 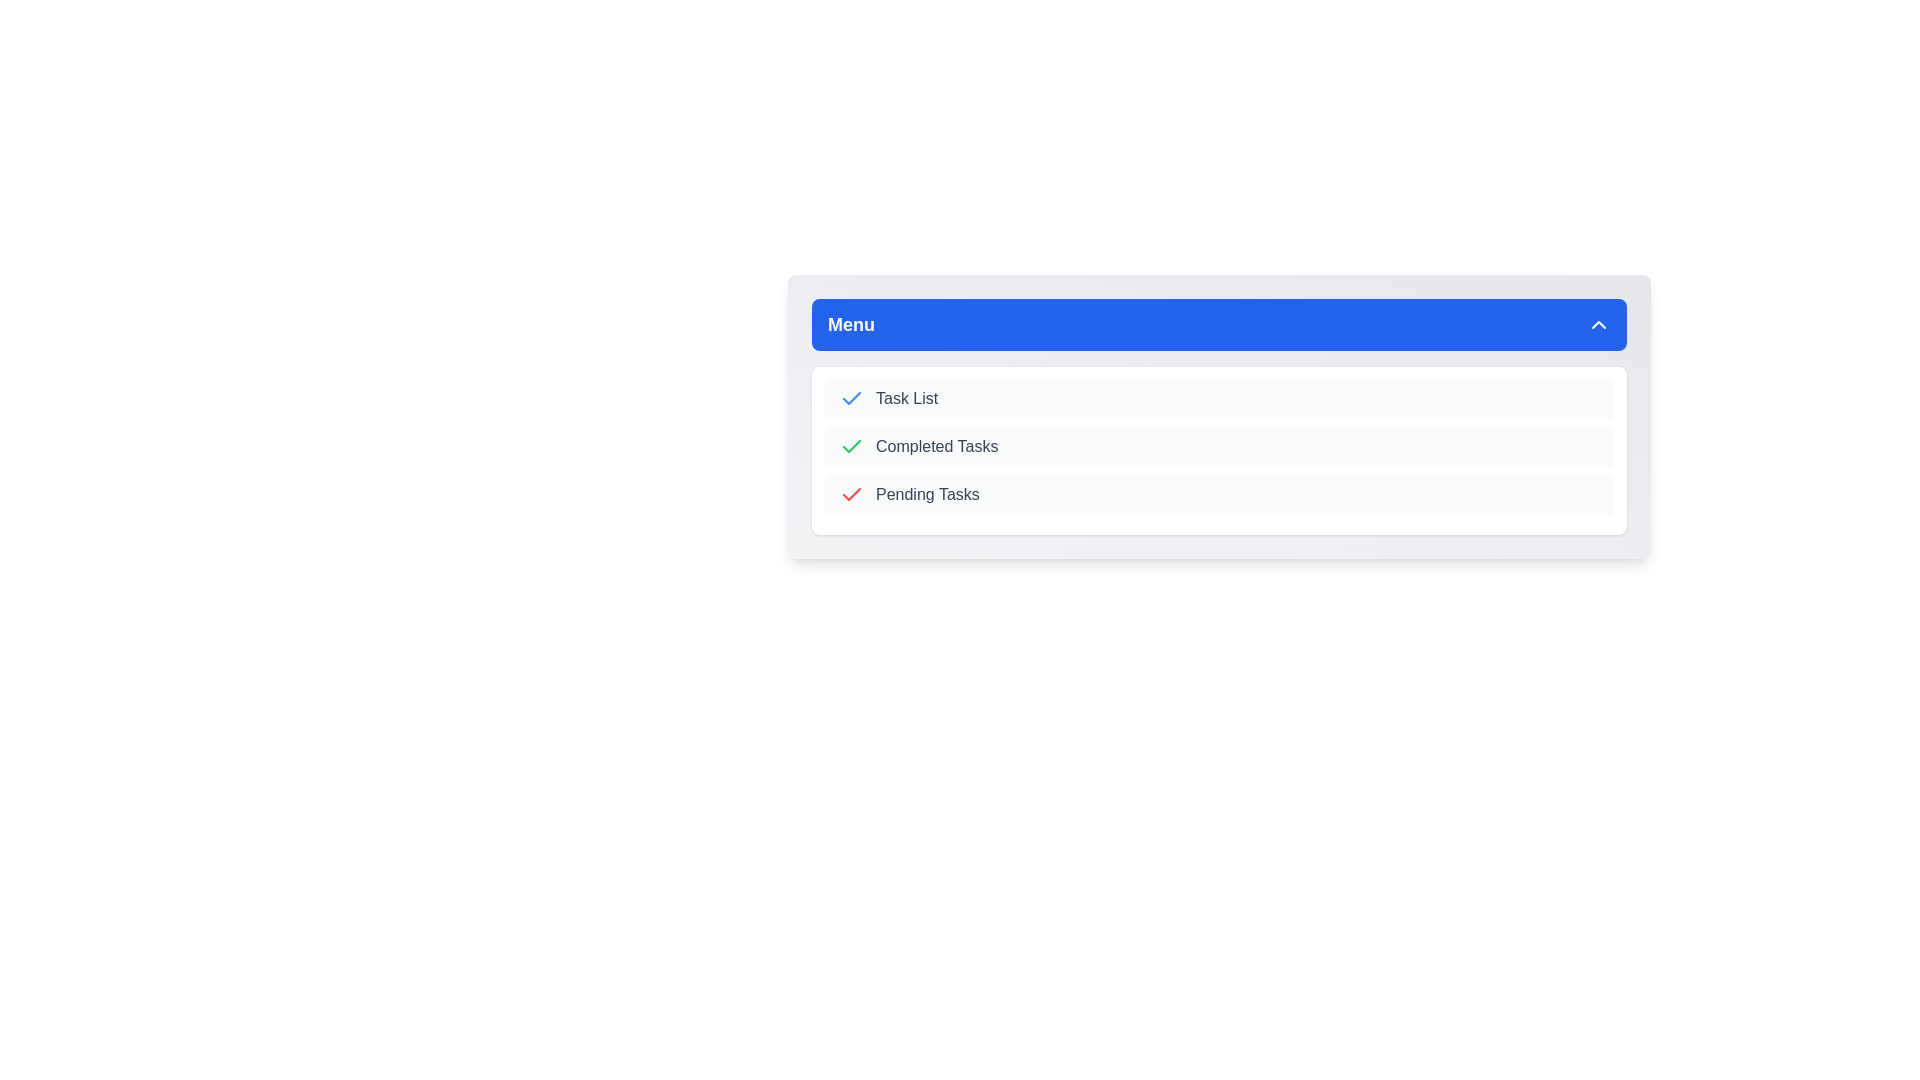 What do you see at coordinates (851, 494) in the screenshot?
I see `styling or properties of the Check Icon, which is a bold red geometrical design indicating confirmation, located next to the text 'Pending Tasks'` at bounding box center [851, 494].